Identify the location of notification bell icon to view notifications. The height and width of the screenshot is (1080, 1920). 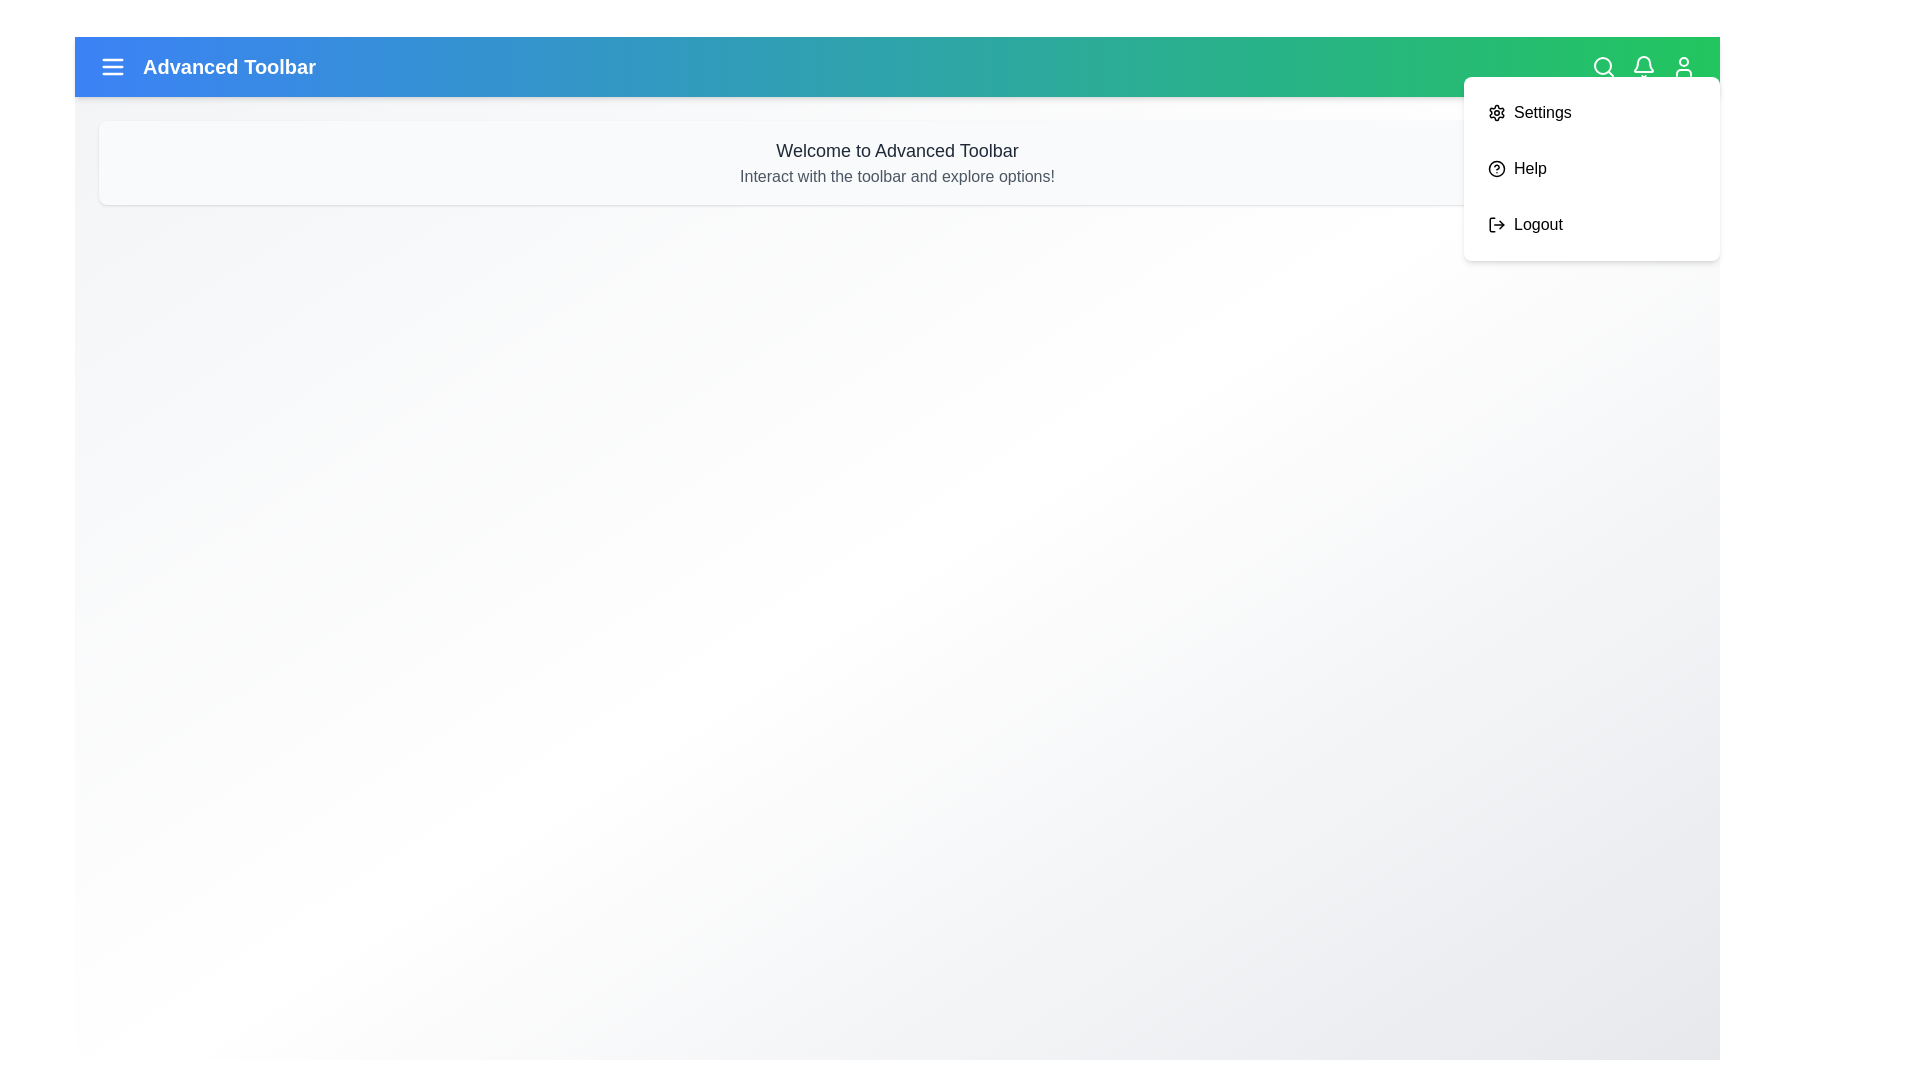
(1643, 65).